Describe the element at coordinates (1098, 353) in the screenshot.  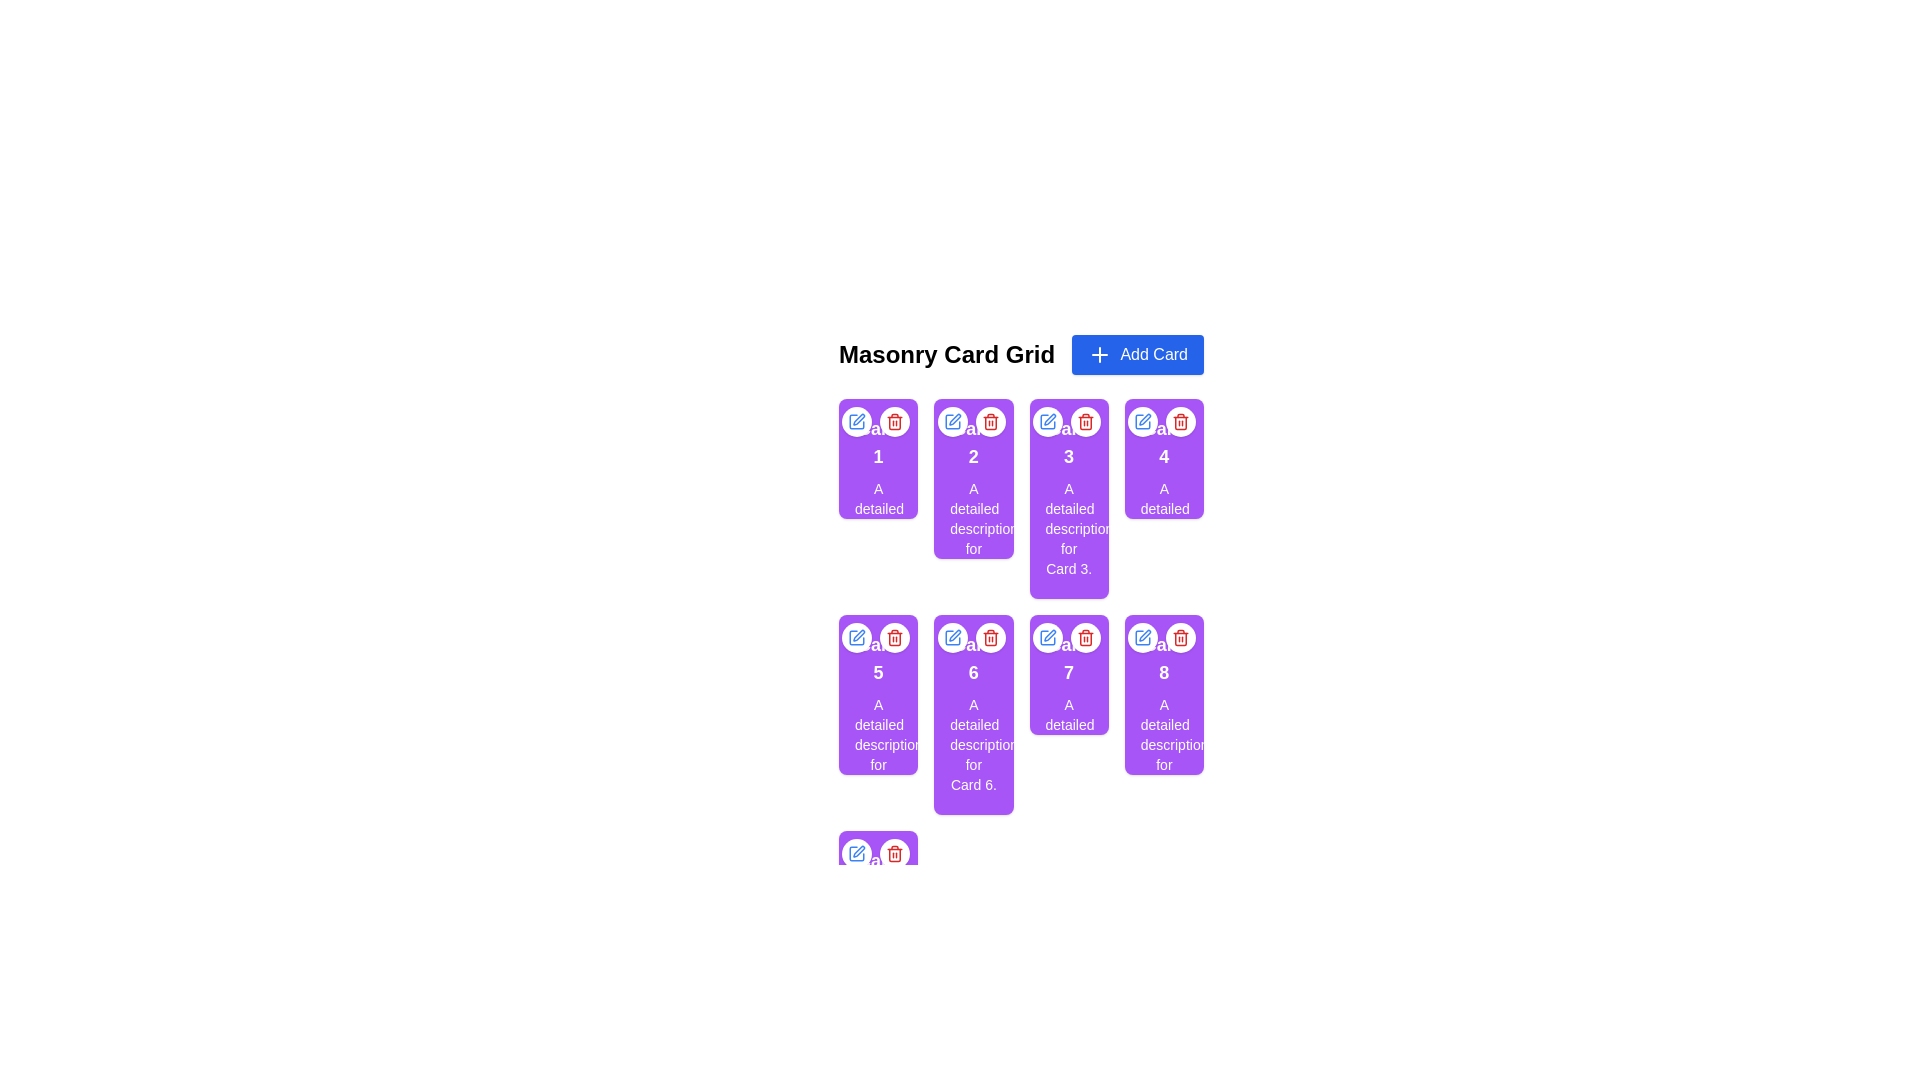
I see `the plus icon on the 'Add Card' button located in the top-right corner of the interface` at that location.